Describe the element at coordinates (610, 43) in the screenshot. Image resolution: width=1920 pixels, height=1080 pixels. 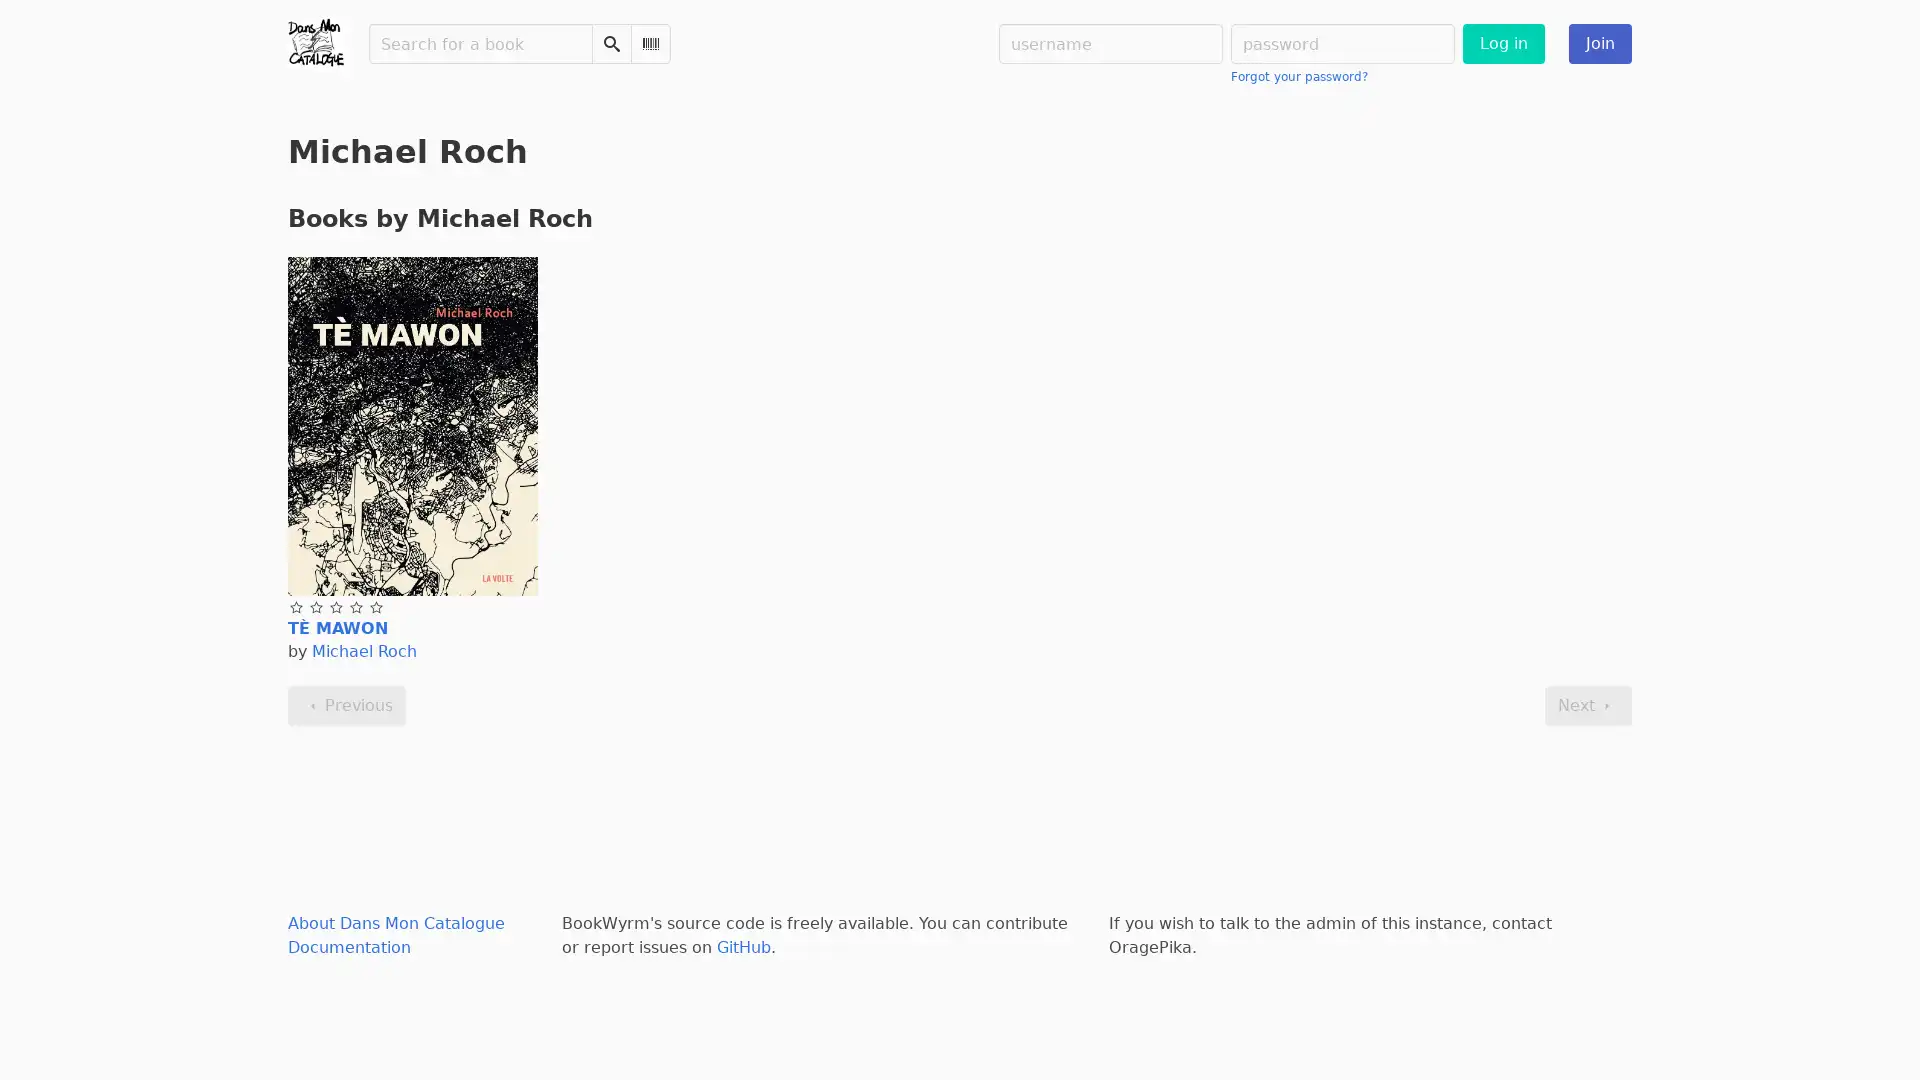
I see `Search` at that location.